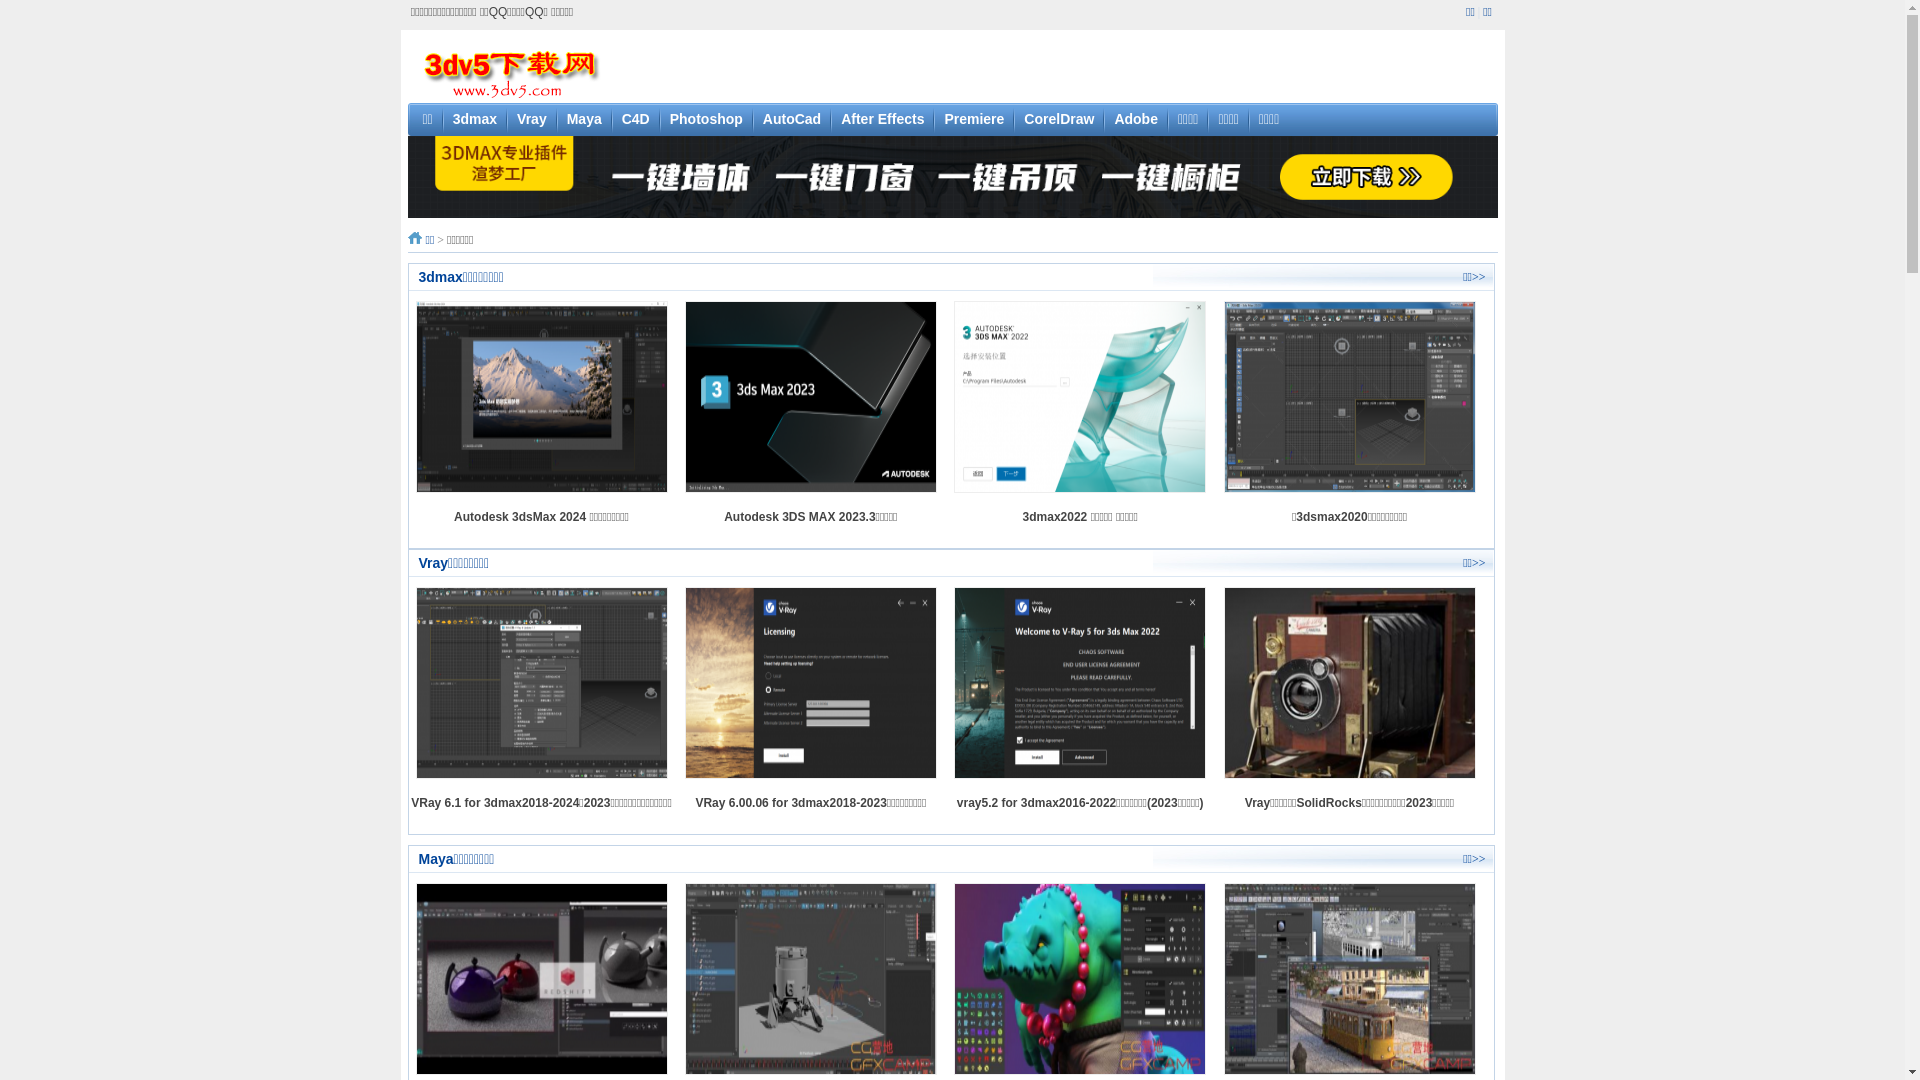 Image resolution: width=1920 pixels, height=1080 pixels. I want to click on 'AutoCad', so click(762, 119).